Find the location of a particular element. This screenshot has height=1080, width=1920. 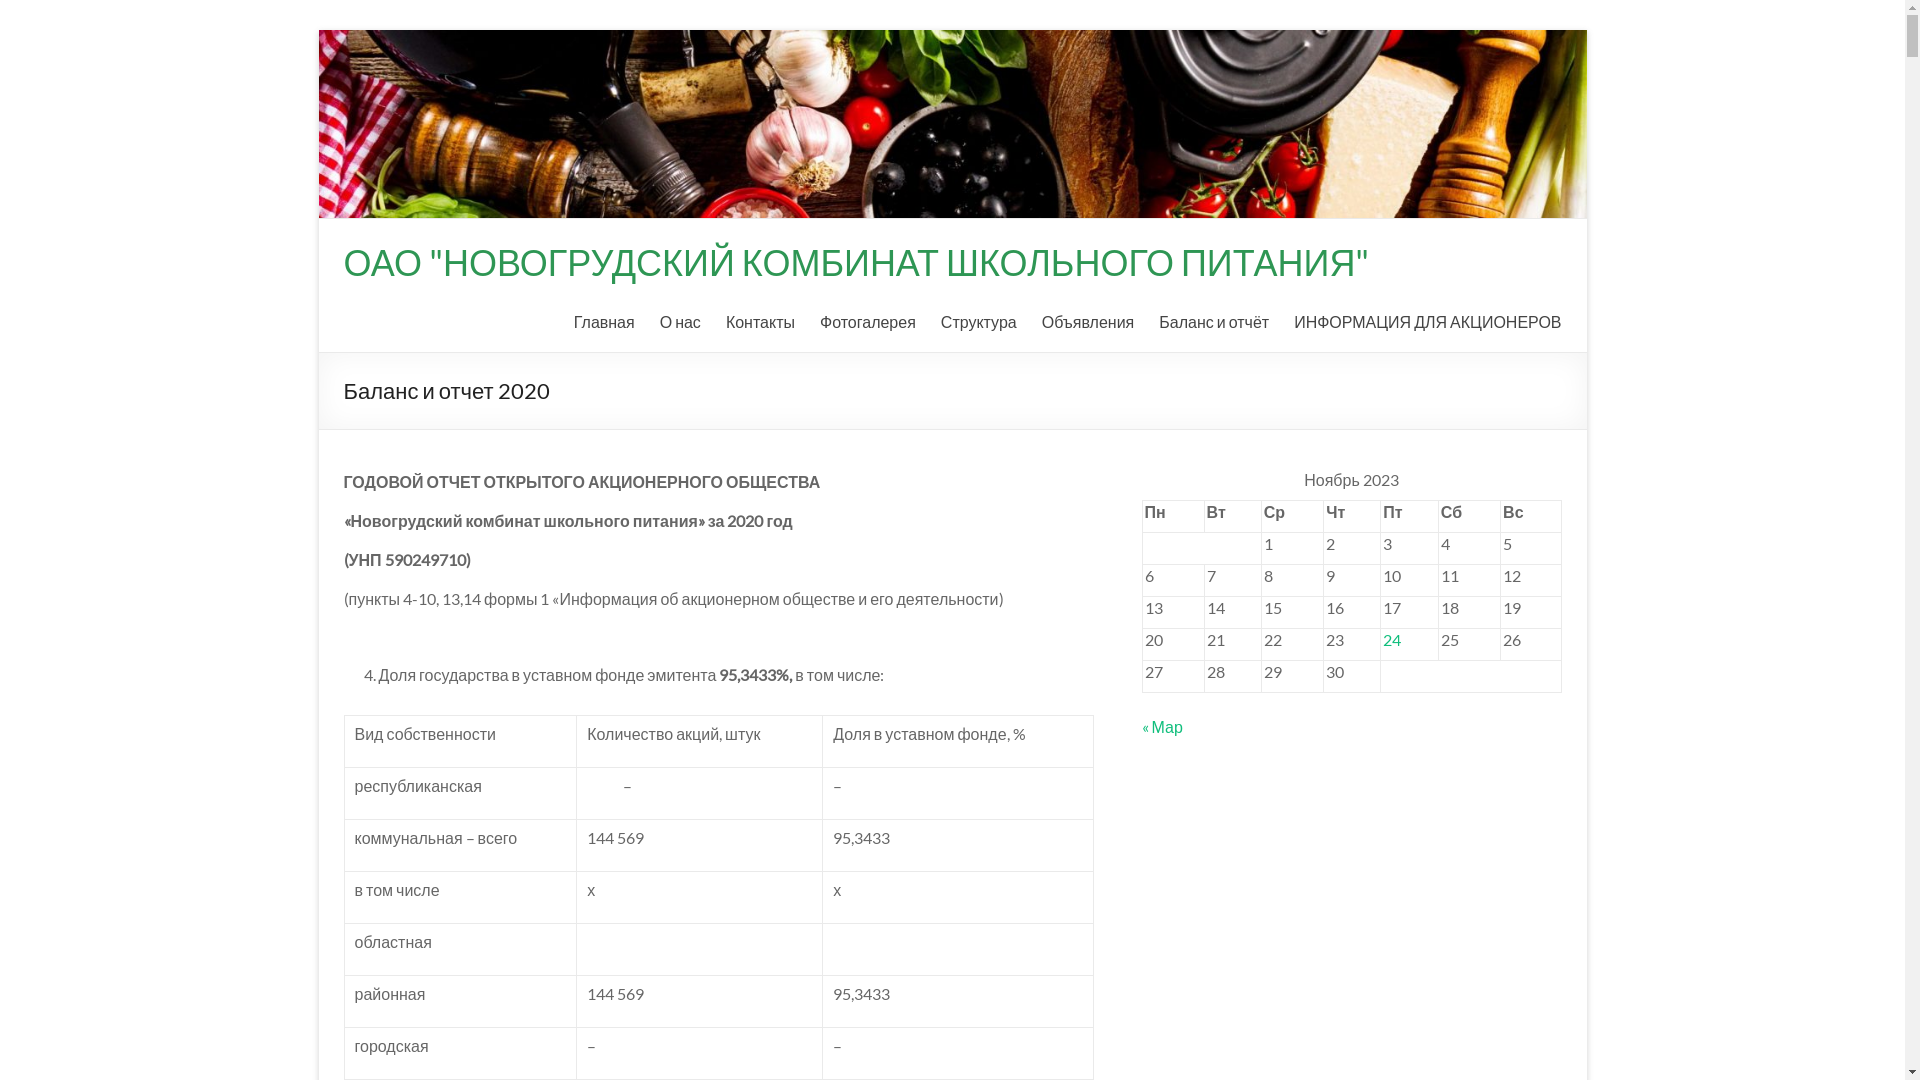

'Skip to content' is located at coordinates (317, 29).